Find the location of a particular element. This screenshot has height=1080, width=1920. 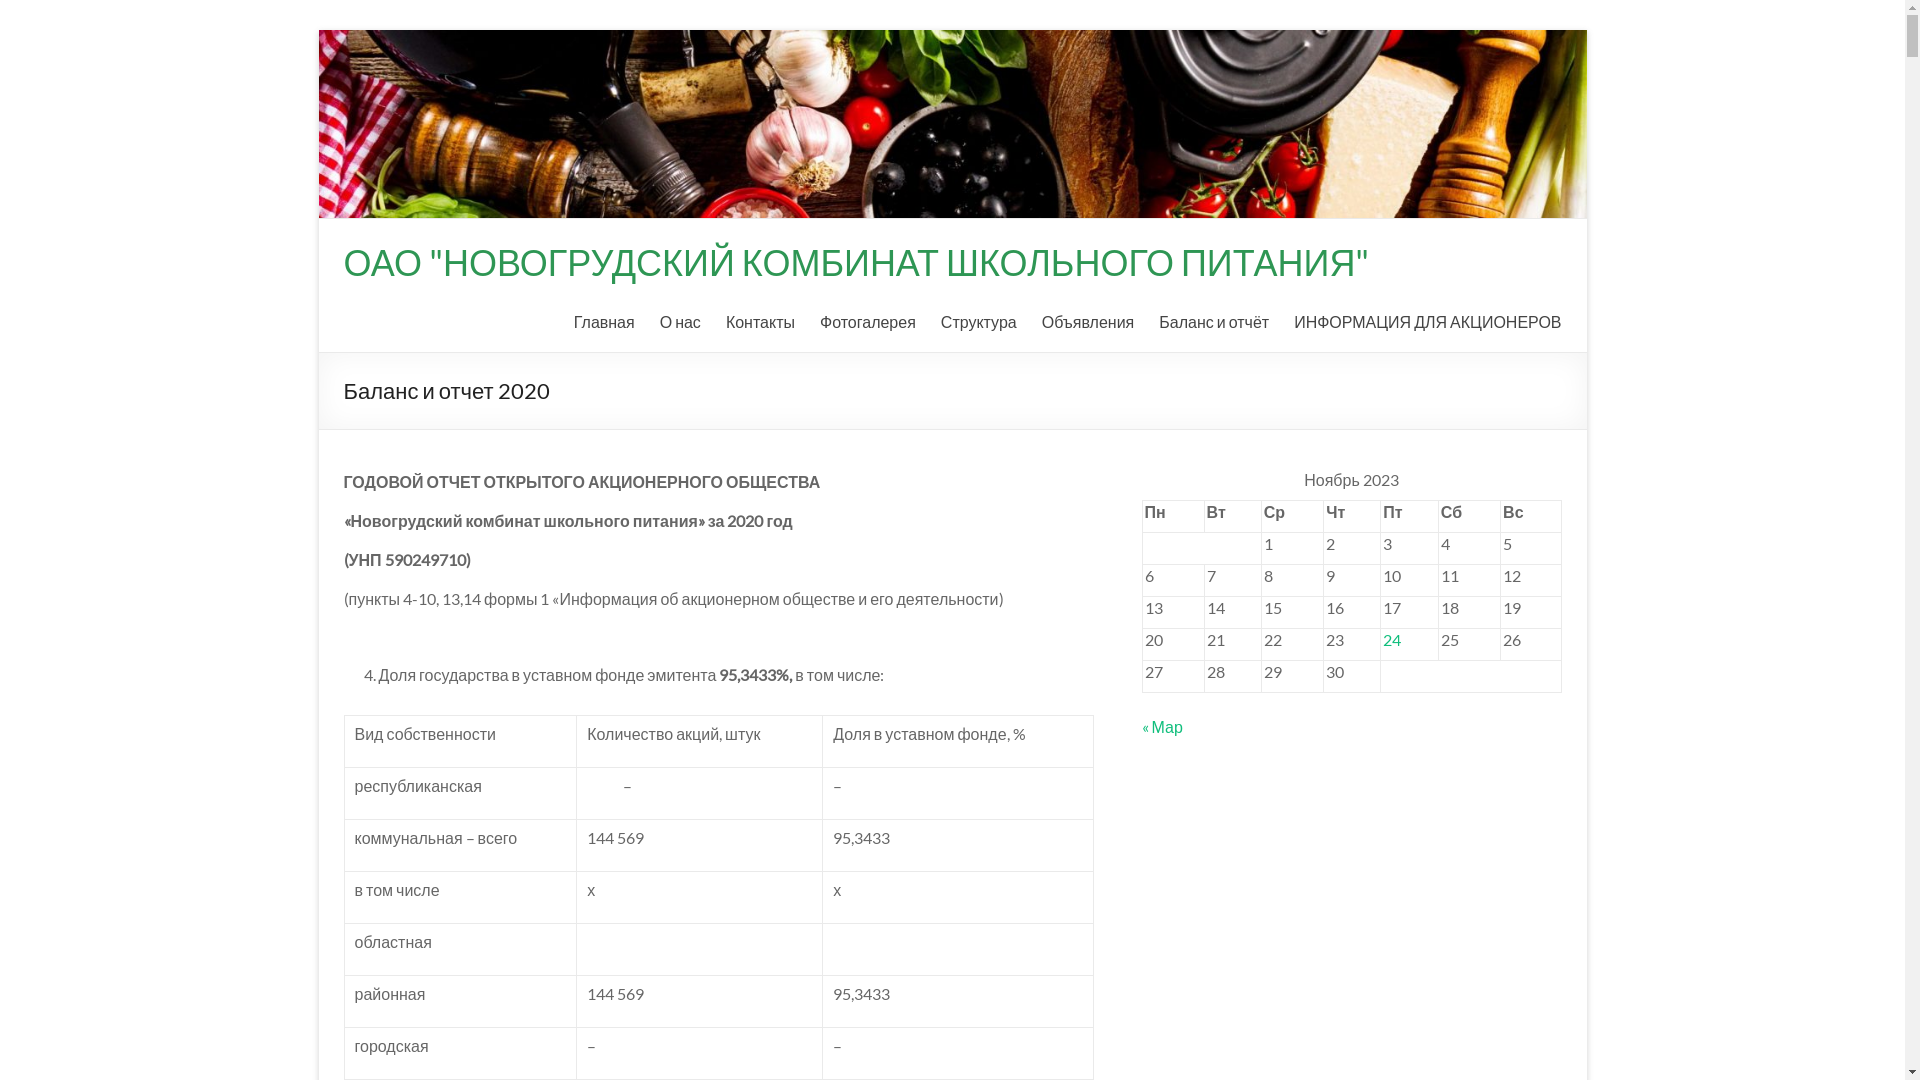

'Skip to content' is located at coordinates (317, 29).